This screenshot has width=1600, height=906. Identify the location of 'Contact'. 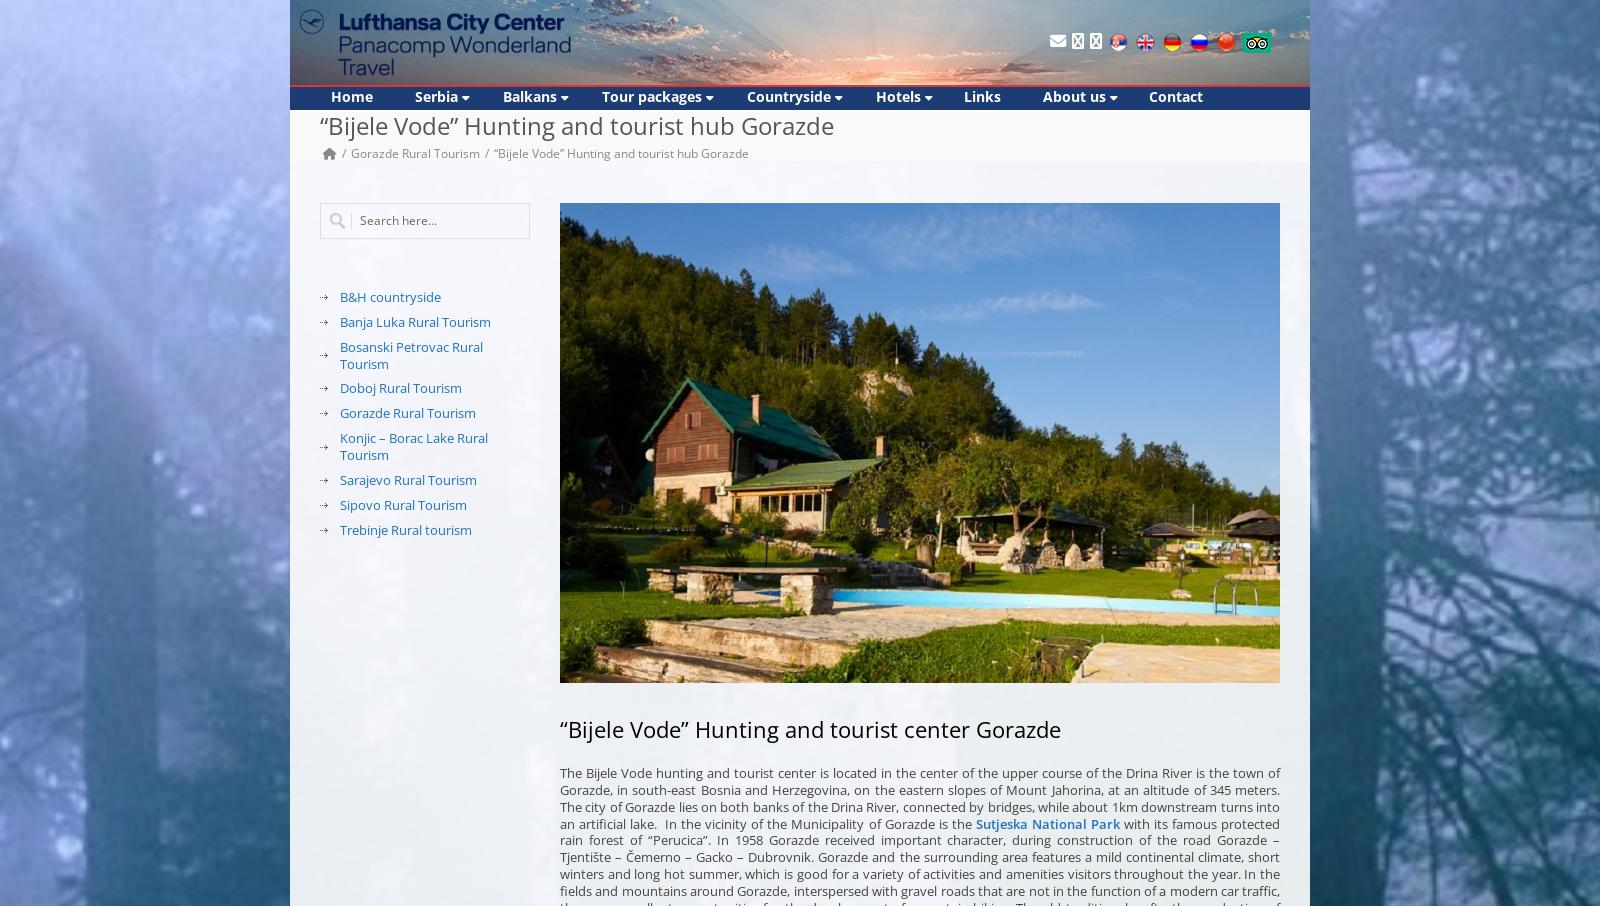
(1176, 95).